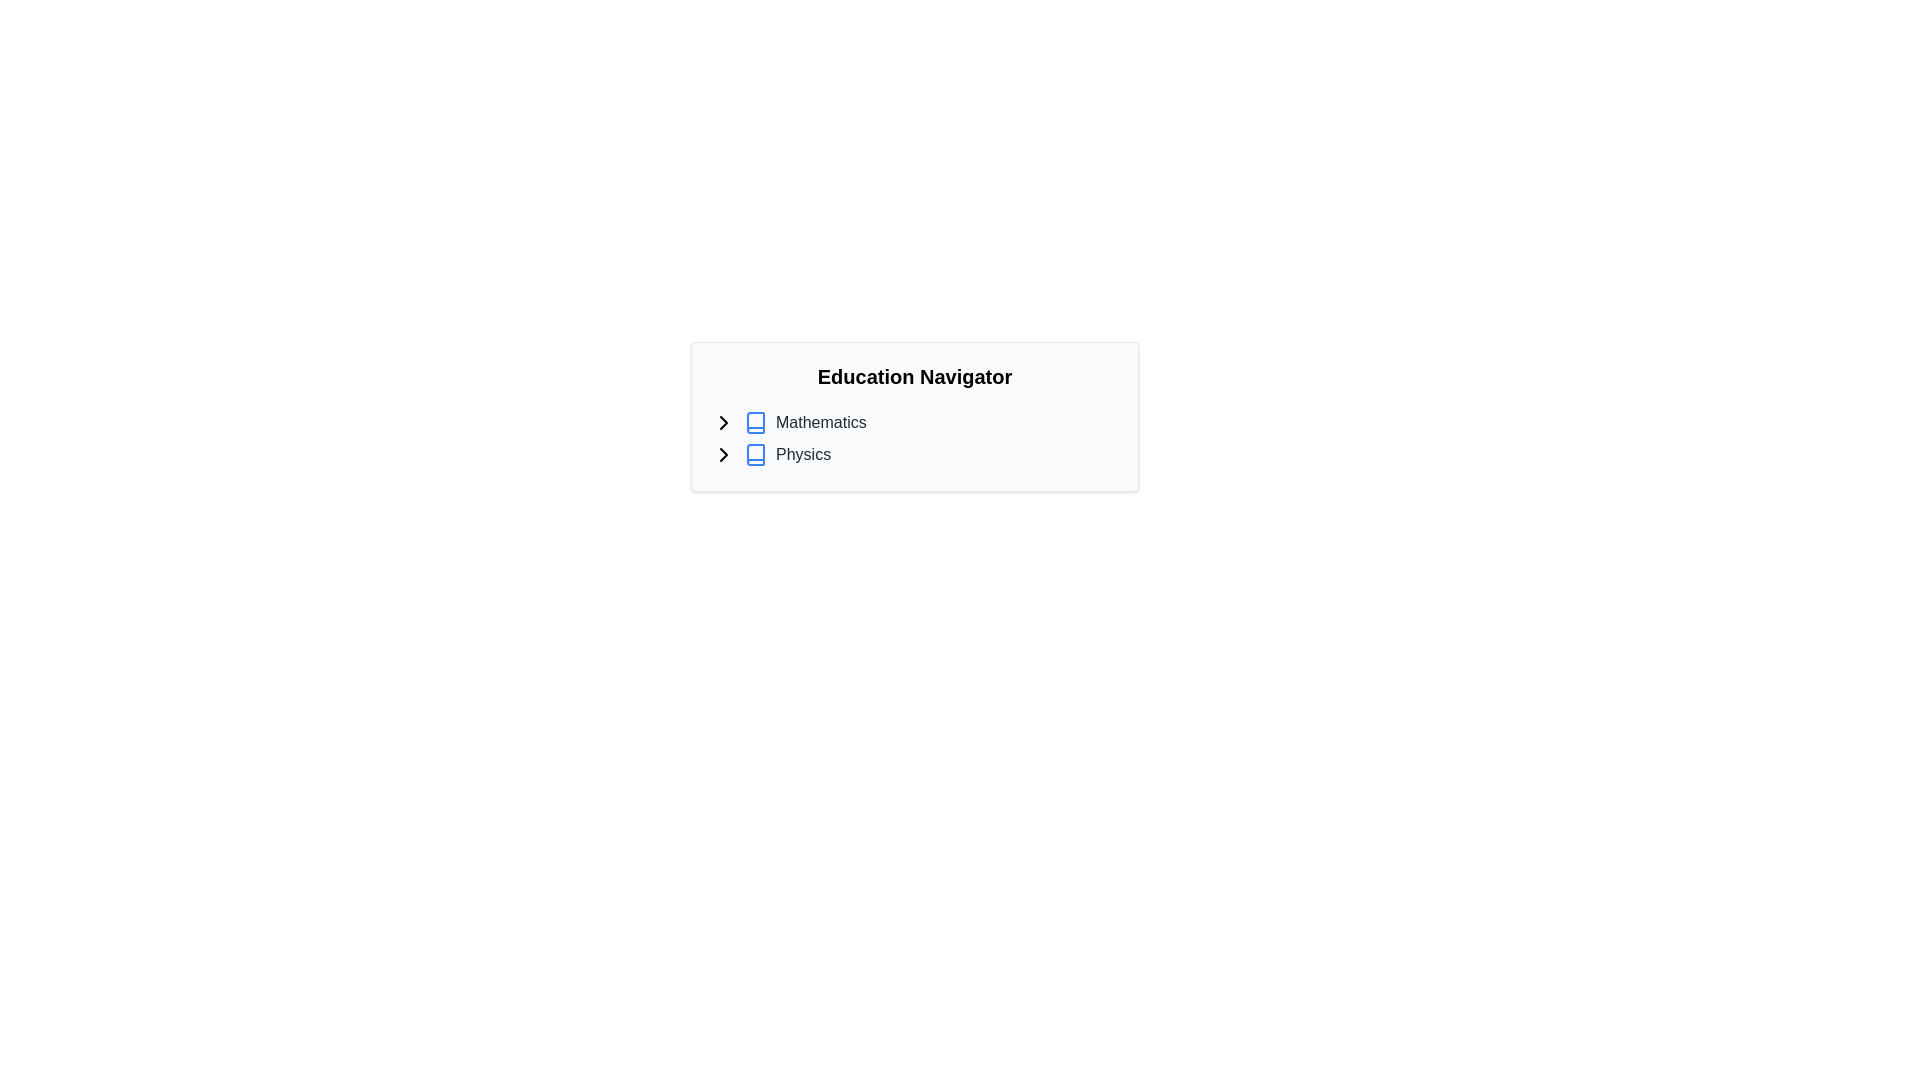 The height and width of the screenshot is (1080, 1920). What do you see at coordinates (754, 422) in the screenshot?
I see `the 'Mathematics' category icon, which is the first entry in the vertical list and located to the left of the label 'Mathematics'` at bounding box center [754, 422].